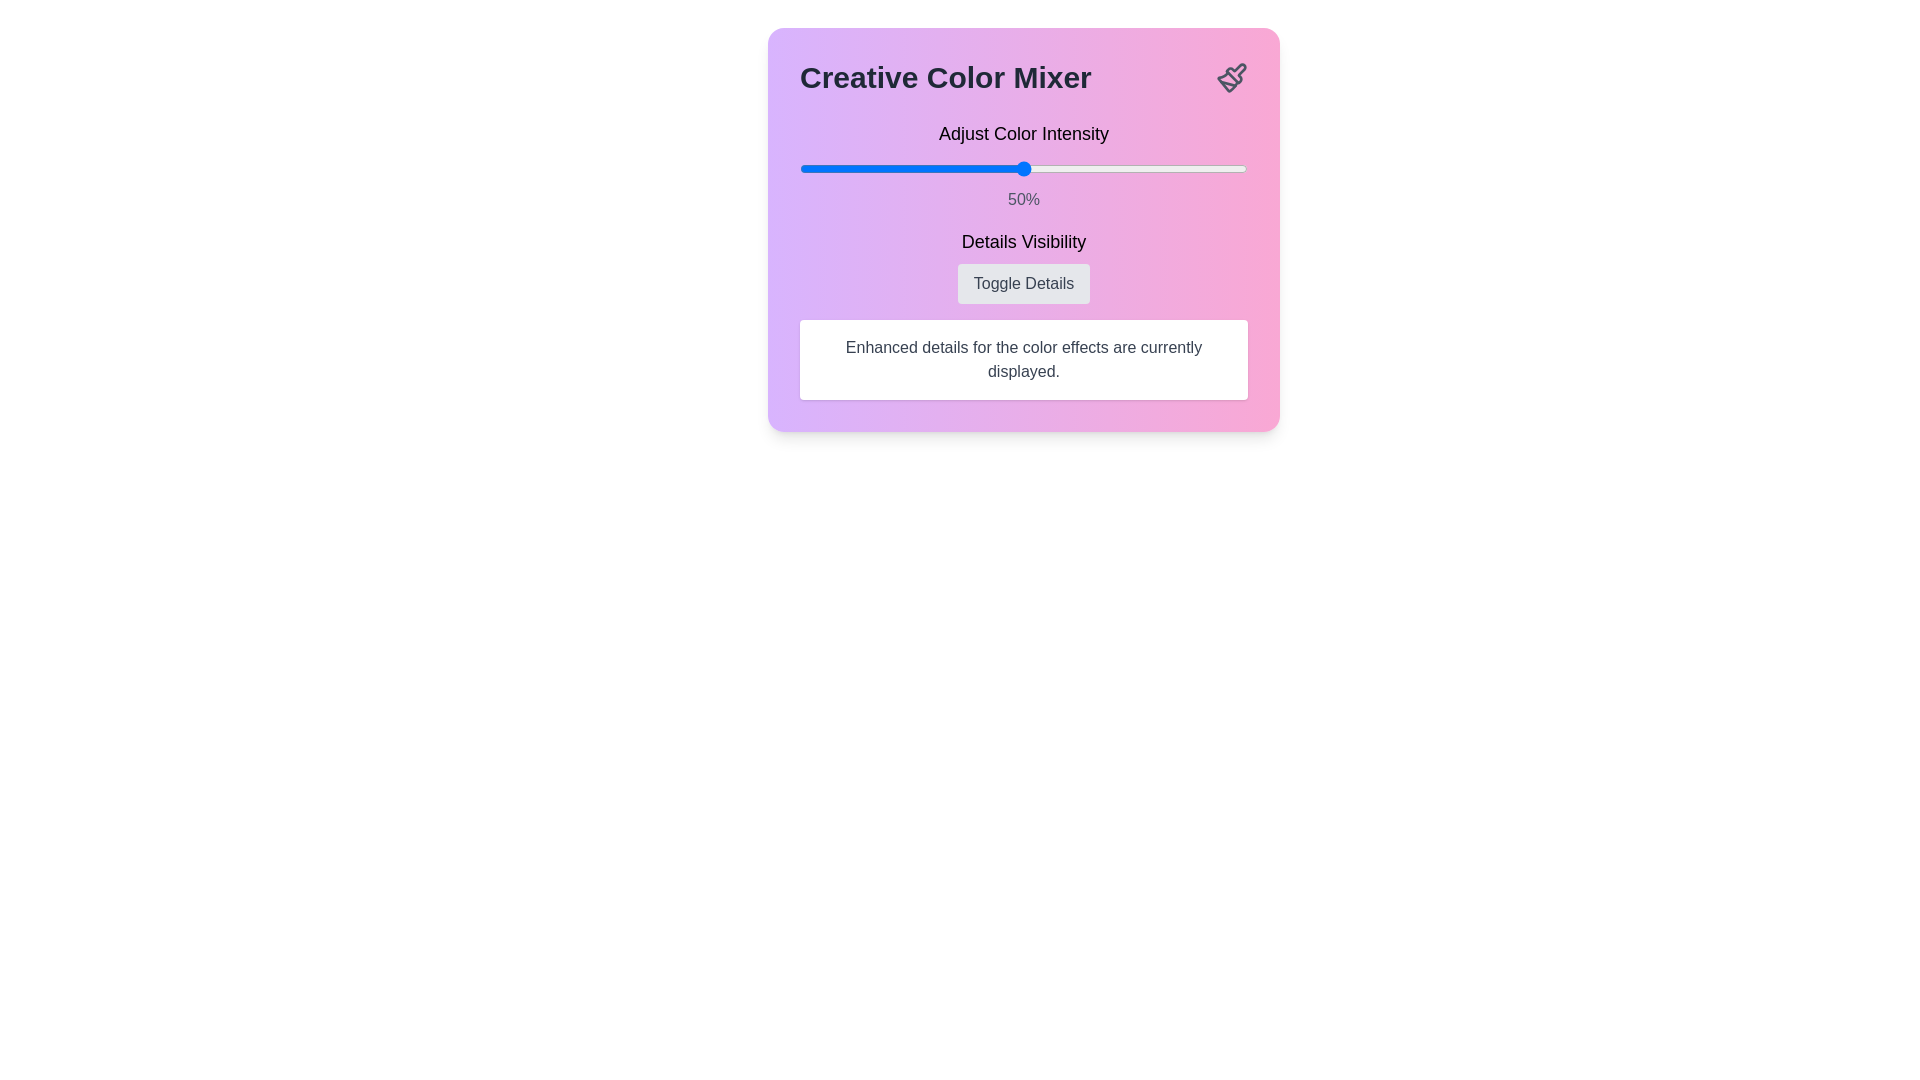 Image resolution: width=1920 pixels, height=1080 pixels. What do you see at coordinates (1023, 284) in the screenshot?
I see `the 'Toggle Details' button, which is a rectangular button with a gray background and dark gray text, located below the header 'Details Visibility'` at bounding box center [1023, 284].